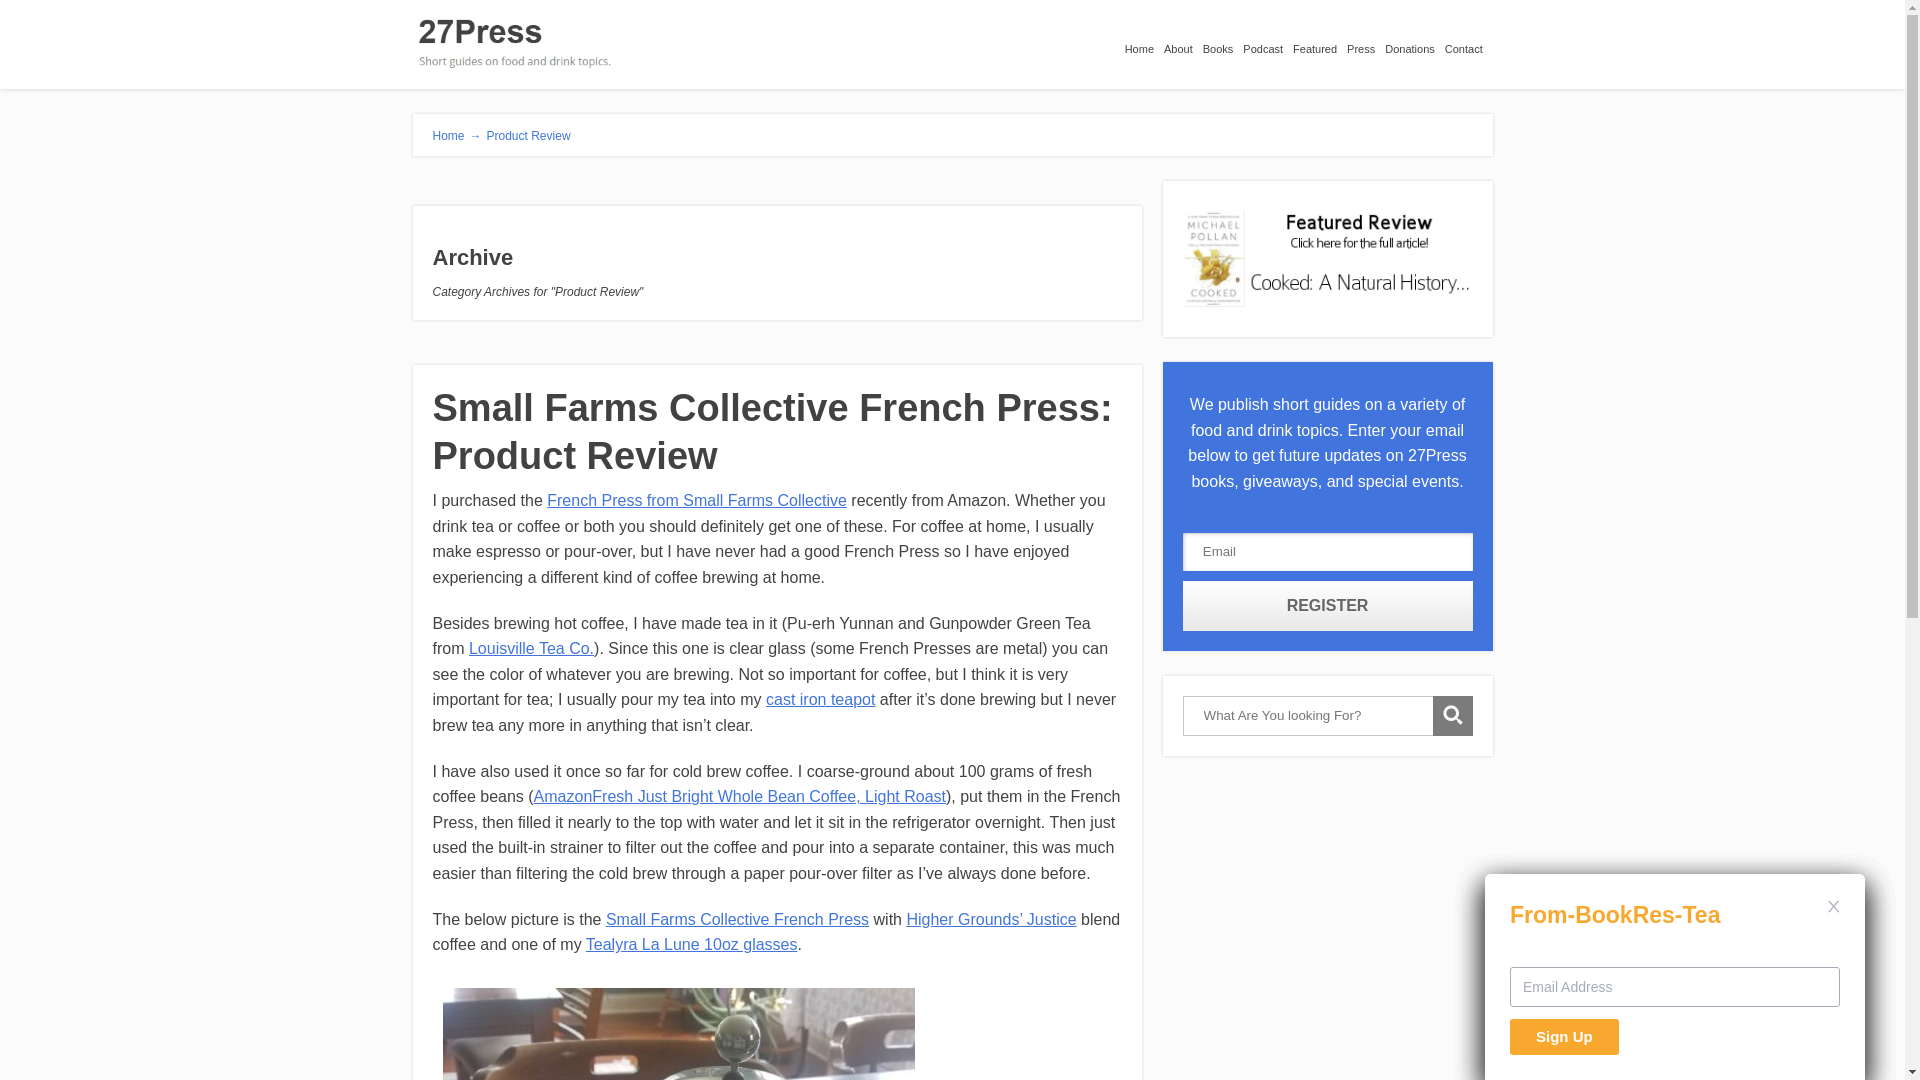  I want to click on 'Featured', so click(1320, 43).